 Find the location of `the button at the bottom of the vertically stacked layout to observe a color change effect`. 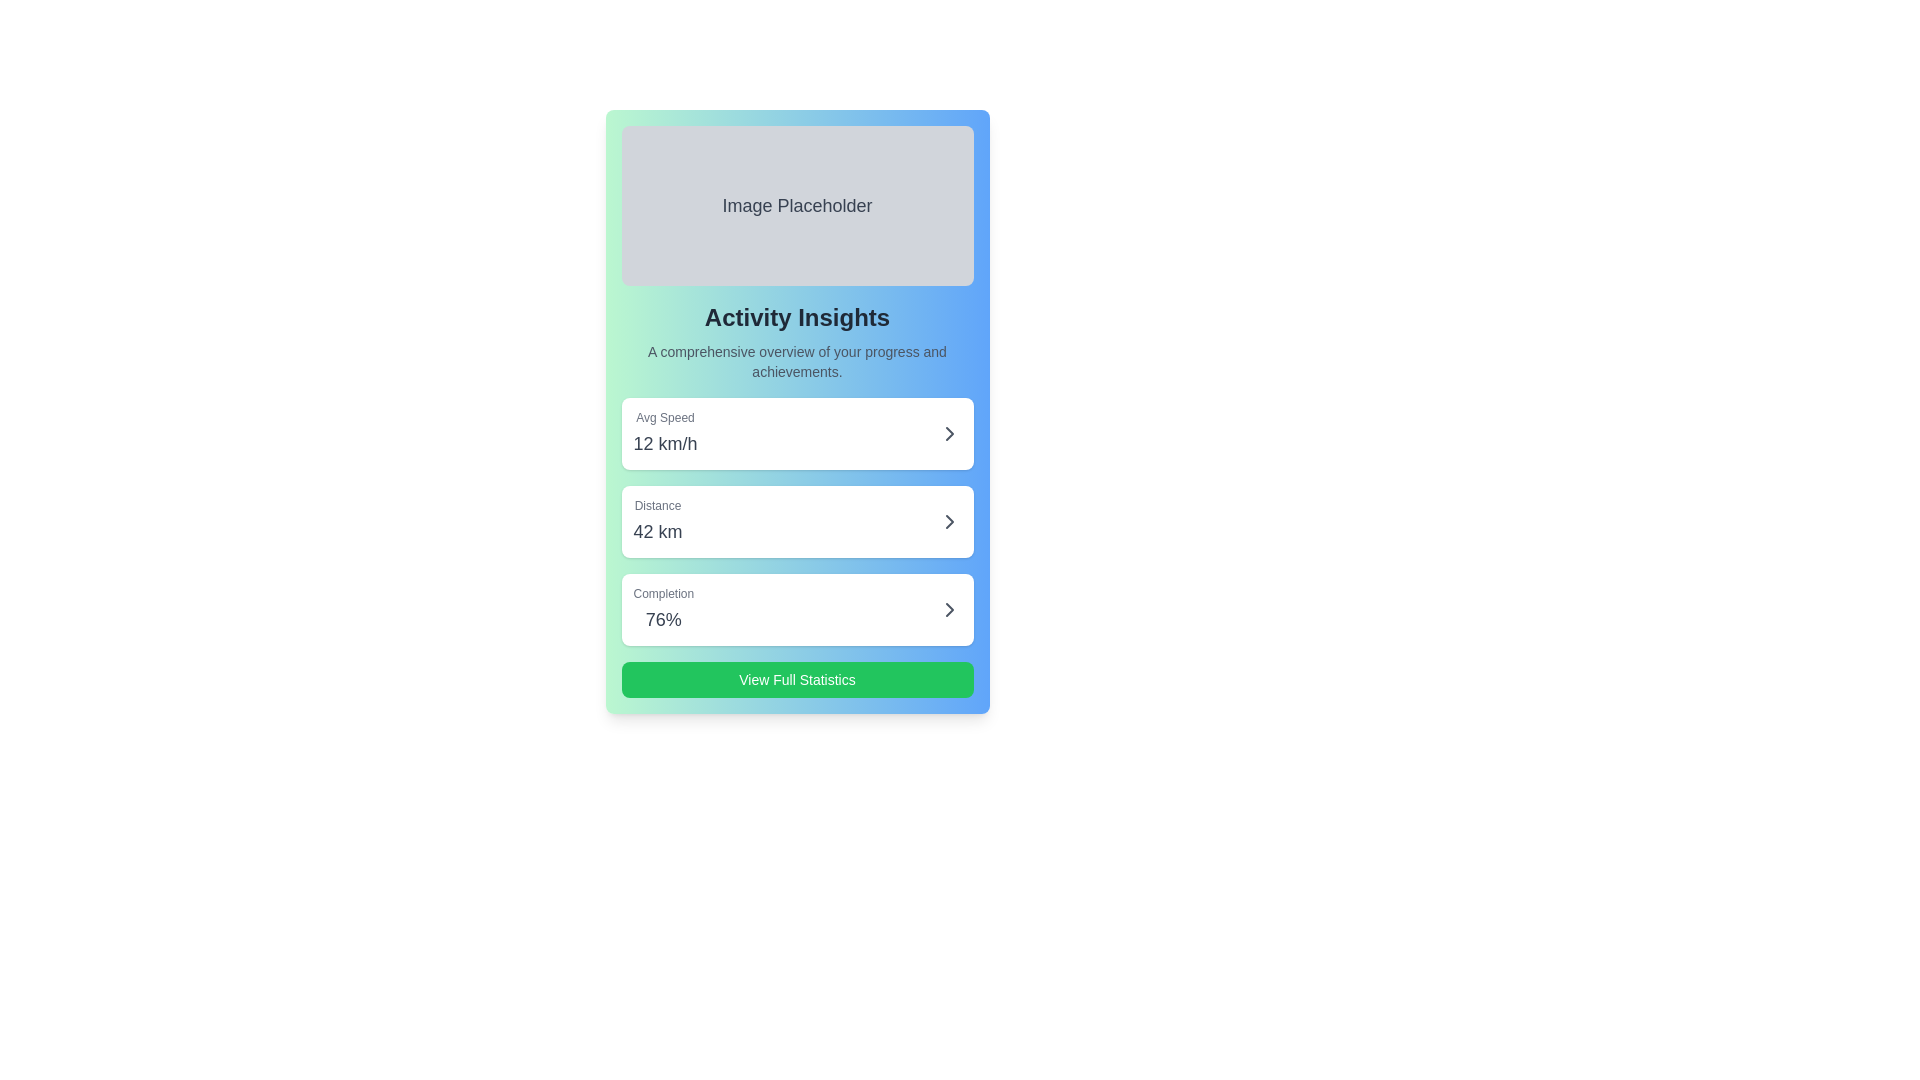

the button at the bottom of the vertically stacked layout to observe a color change effect is located at coordinates (796, 678).